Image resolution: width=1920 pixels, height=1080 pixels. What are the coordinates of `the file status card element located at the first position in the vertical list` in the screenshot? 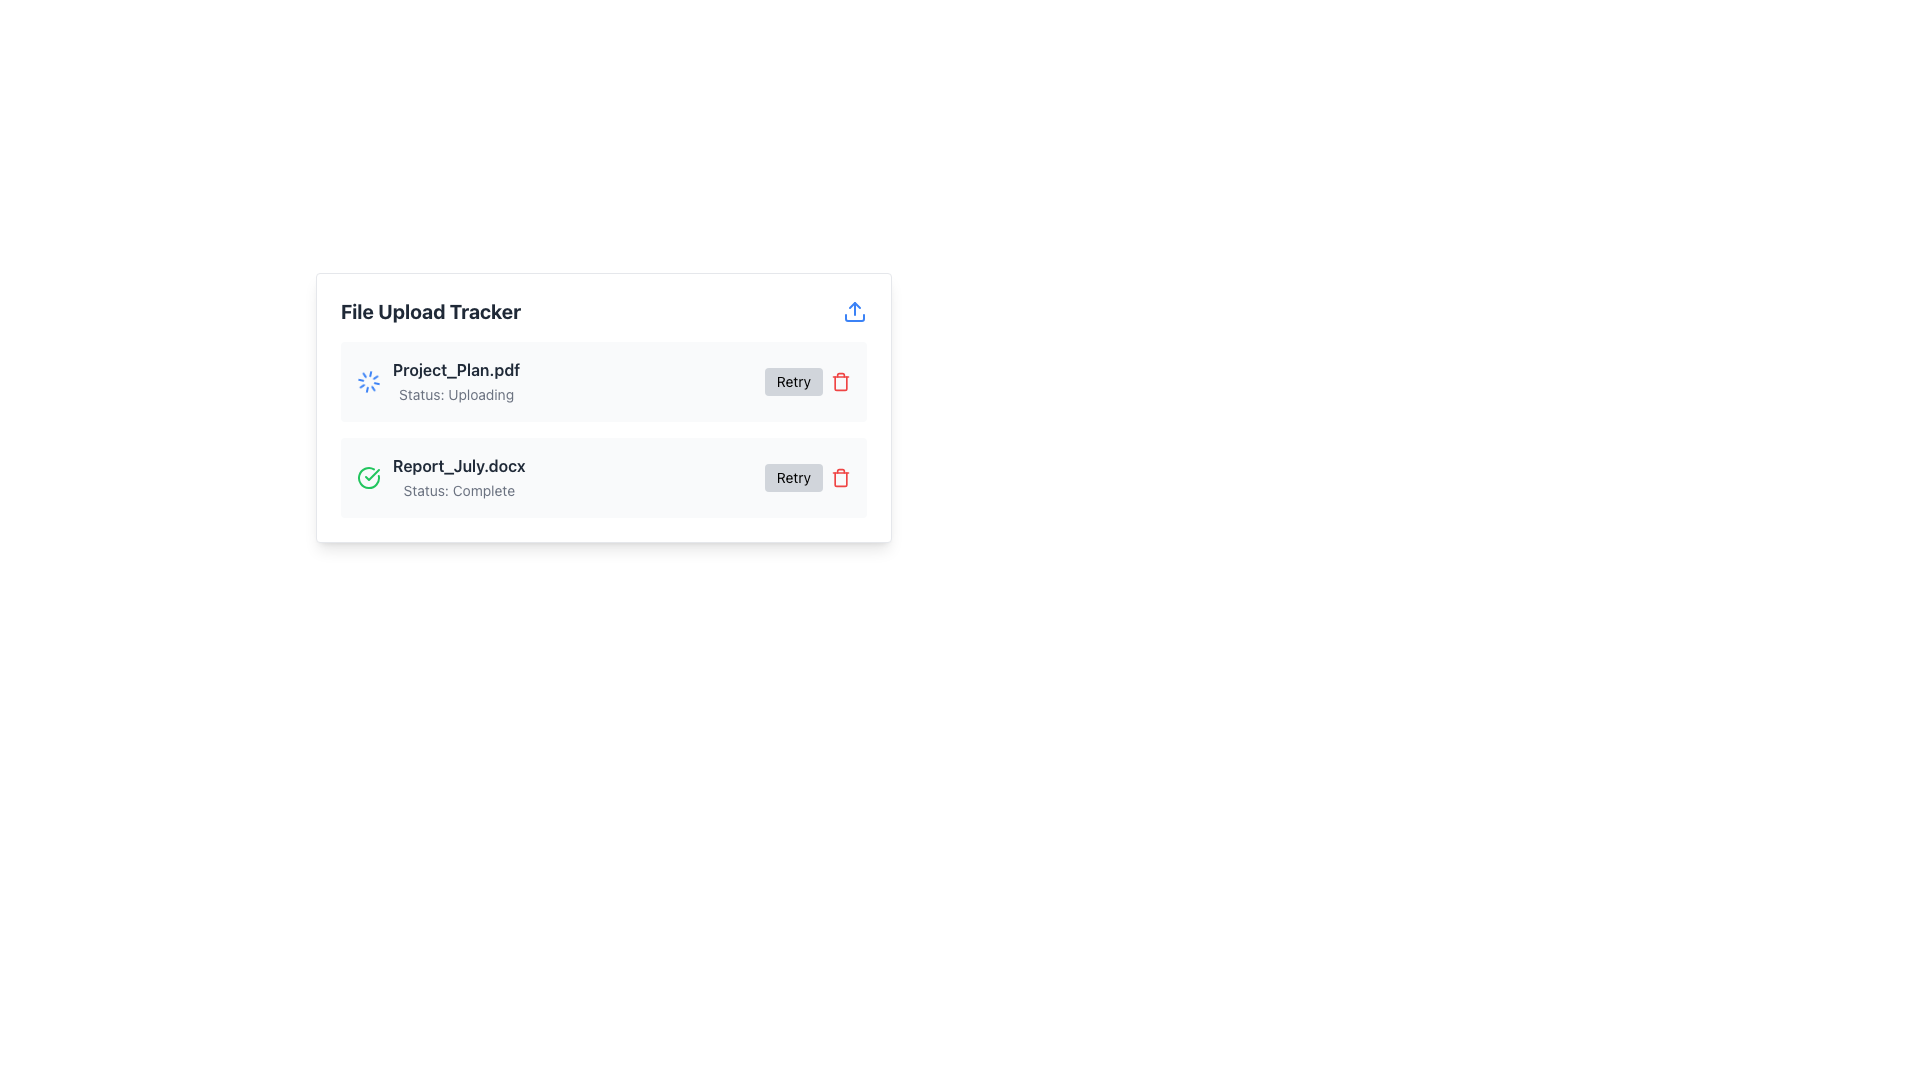 It's located at (603, 381).